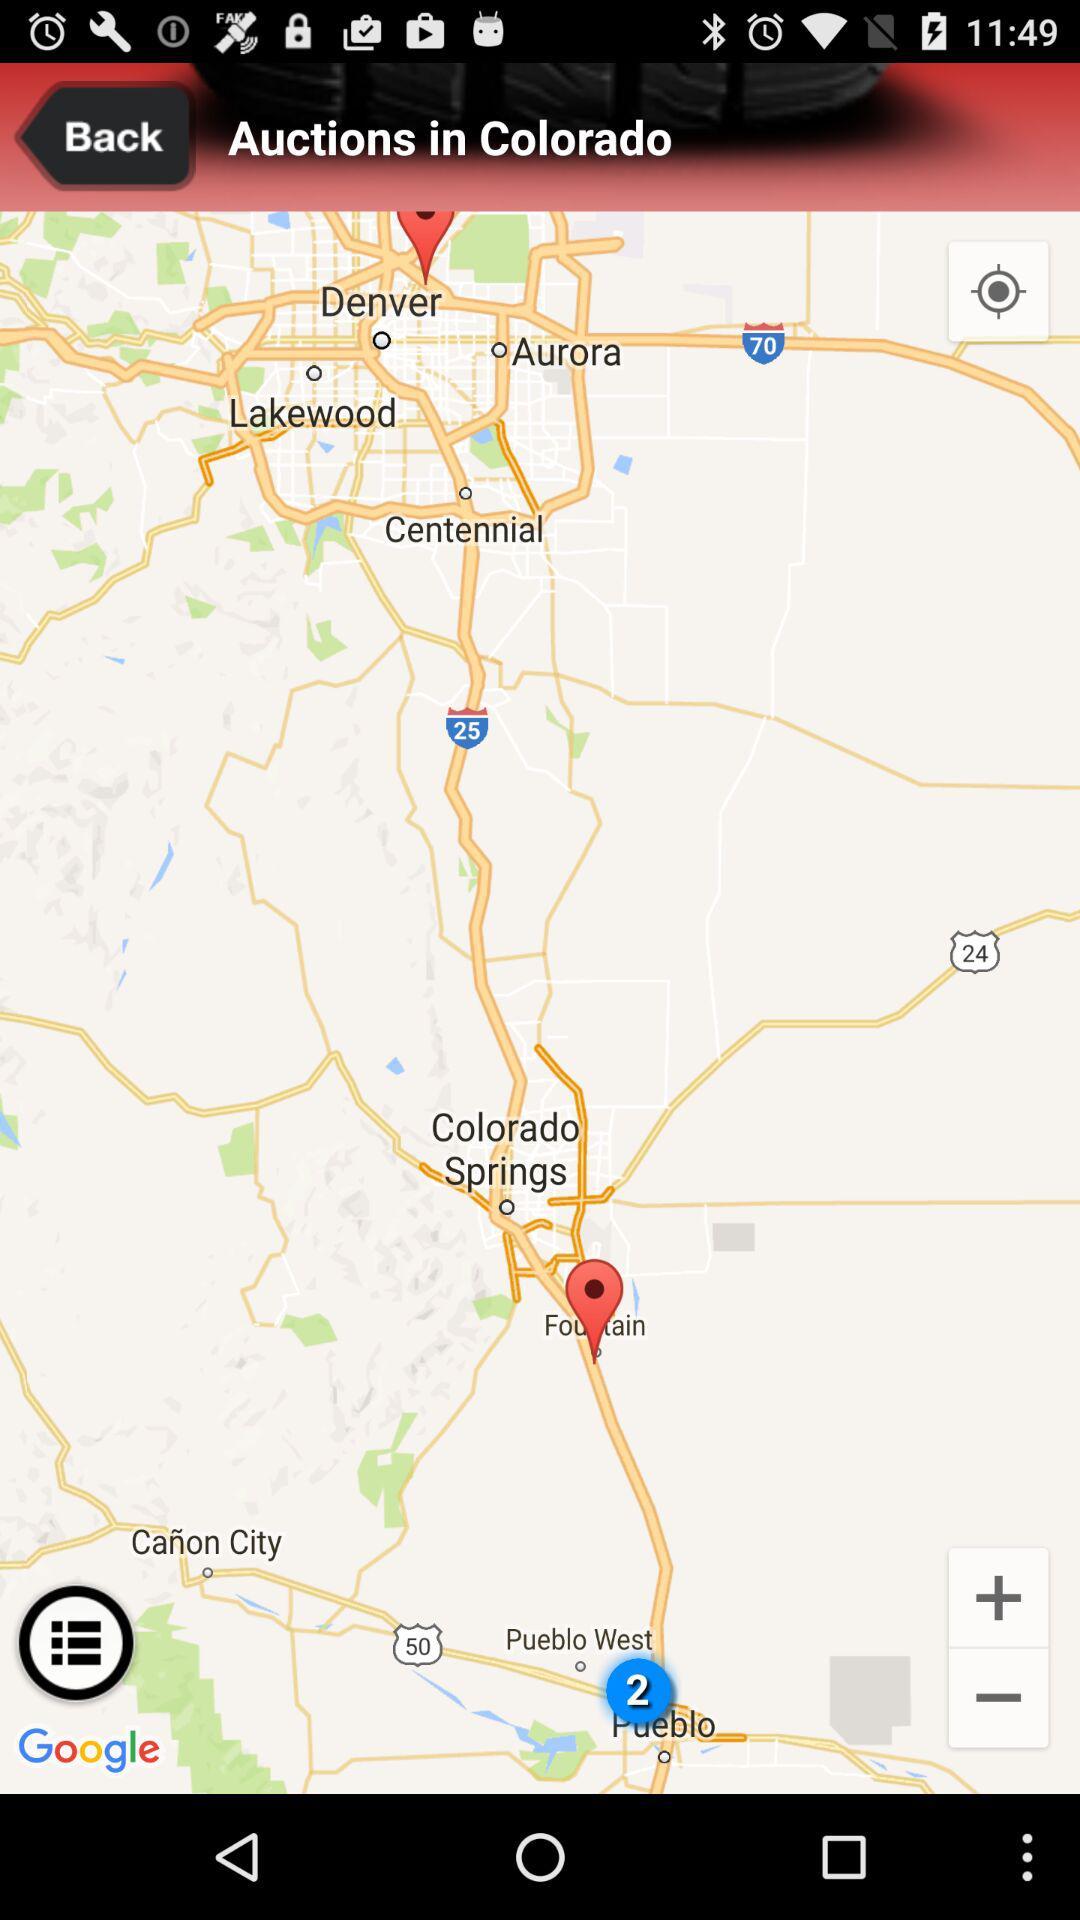  Describe the element at coordinates (998, 312) in the screenshot. I see `the location_crosshair icon` at that location.